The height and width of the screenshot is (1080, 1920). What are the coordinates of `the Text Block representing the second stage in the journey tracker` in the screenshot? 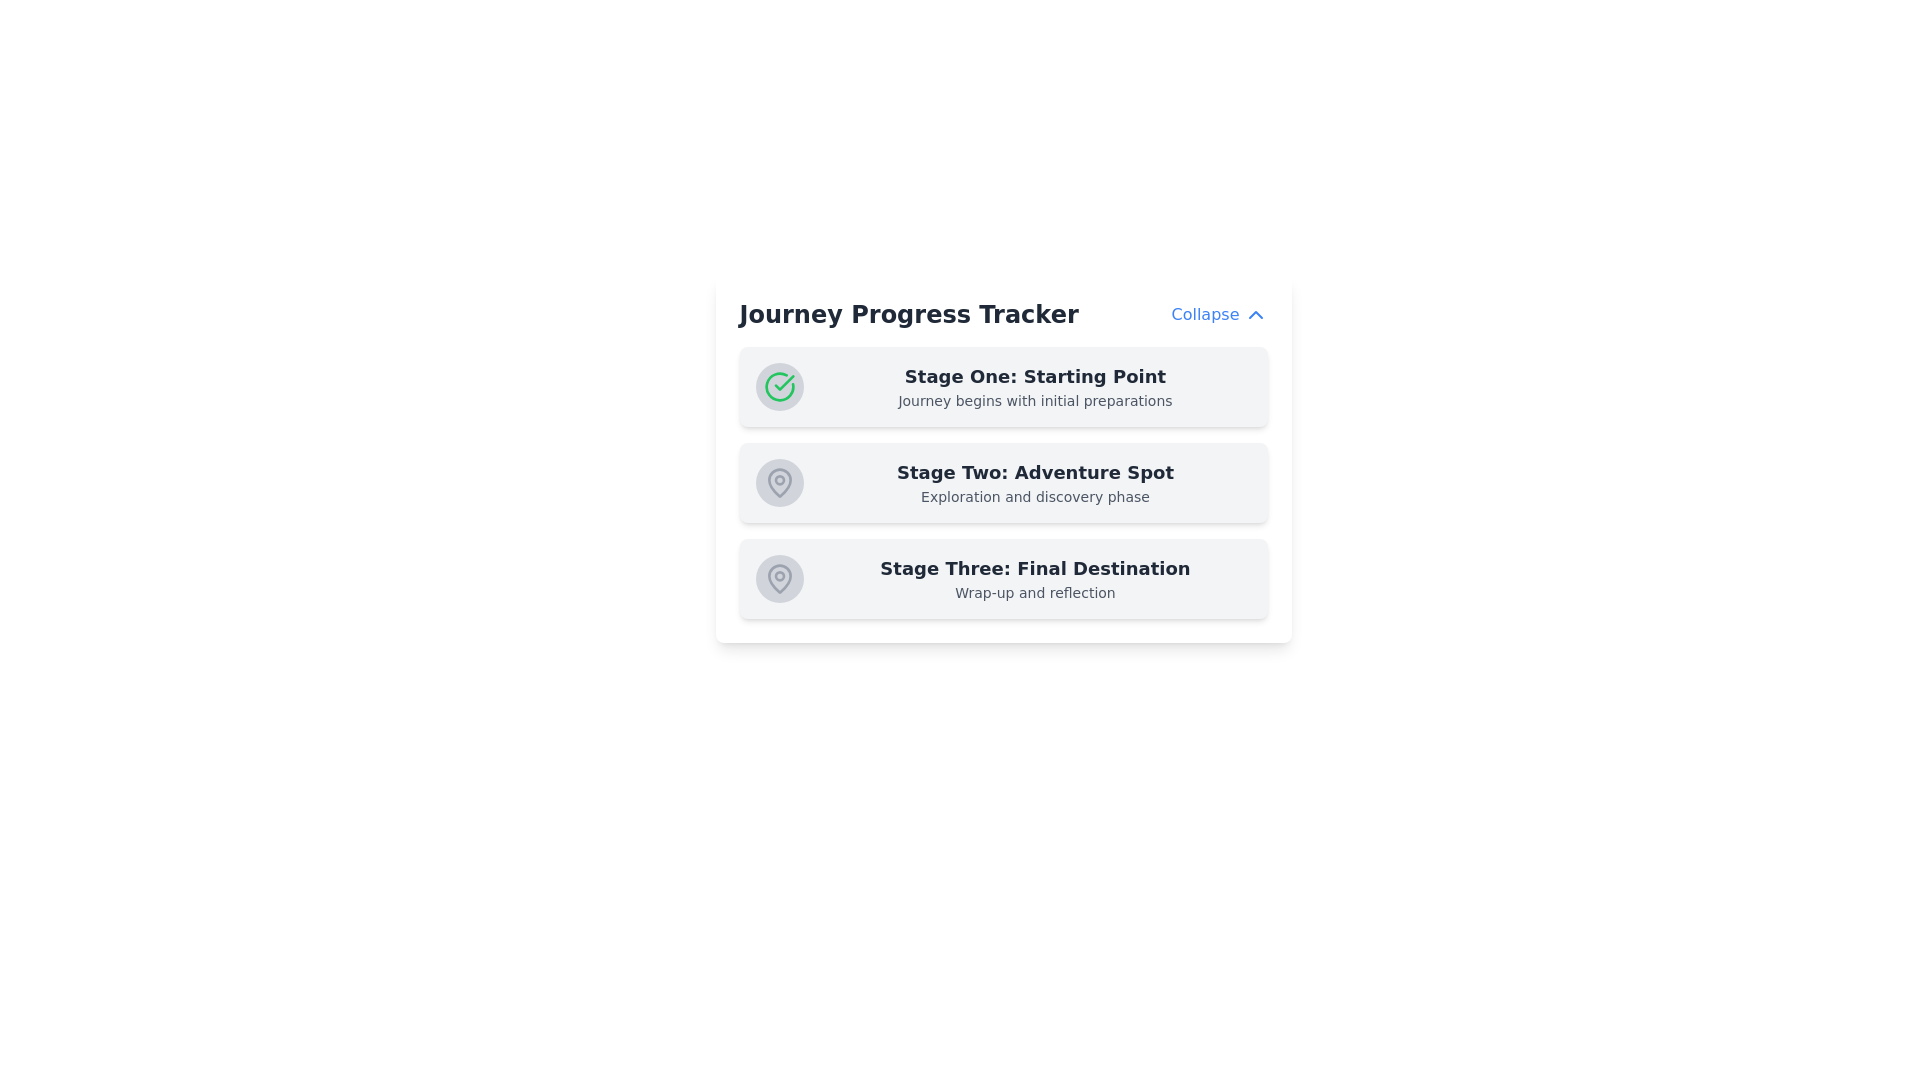 It's located at (1035, 482).